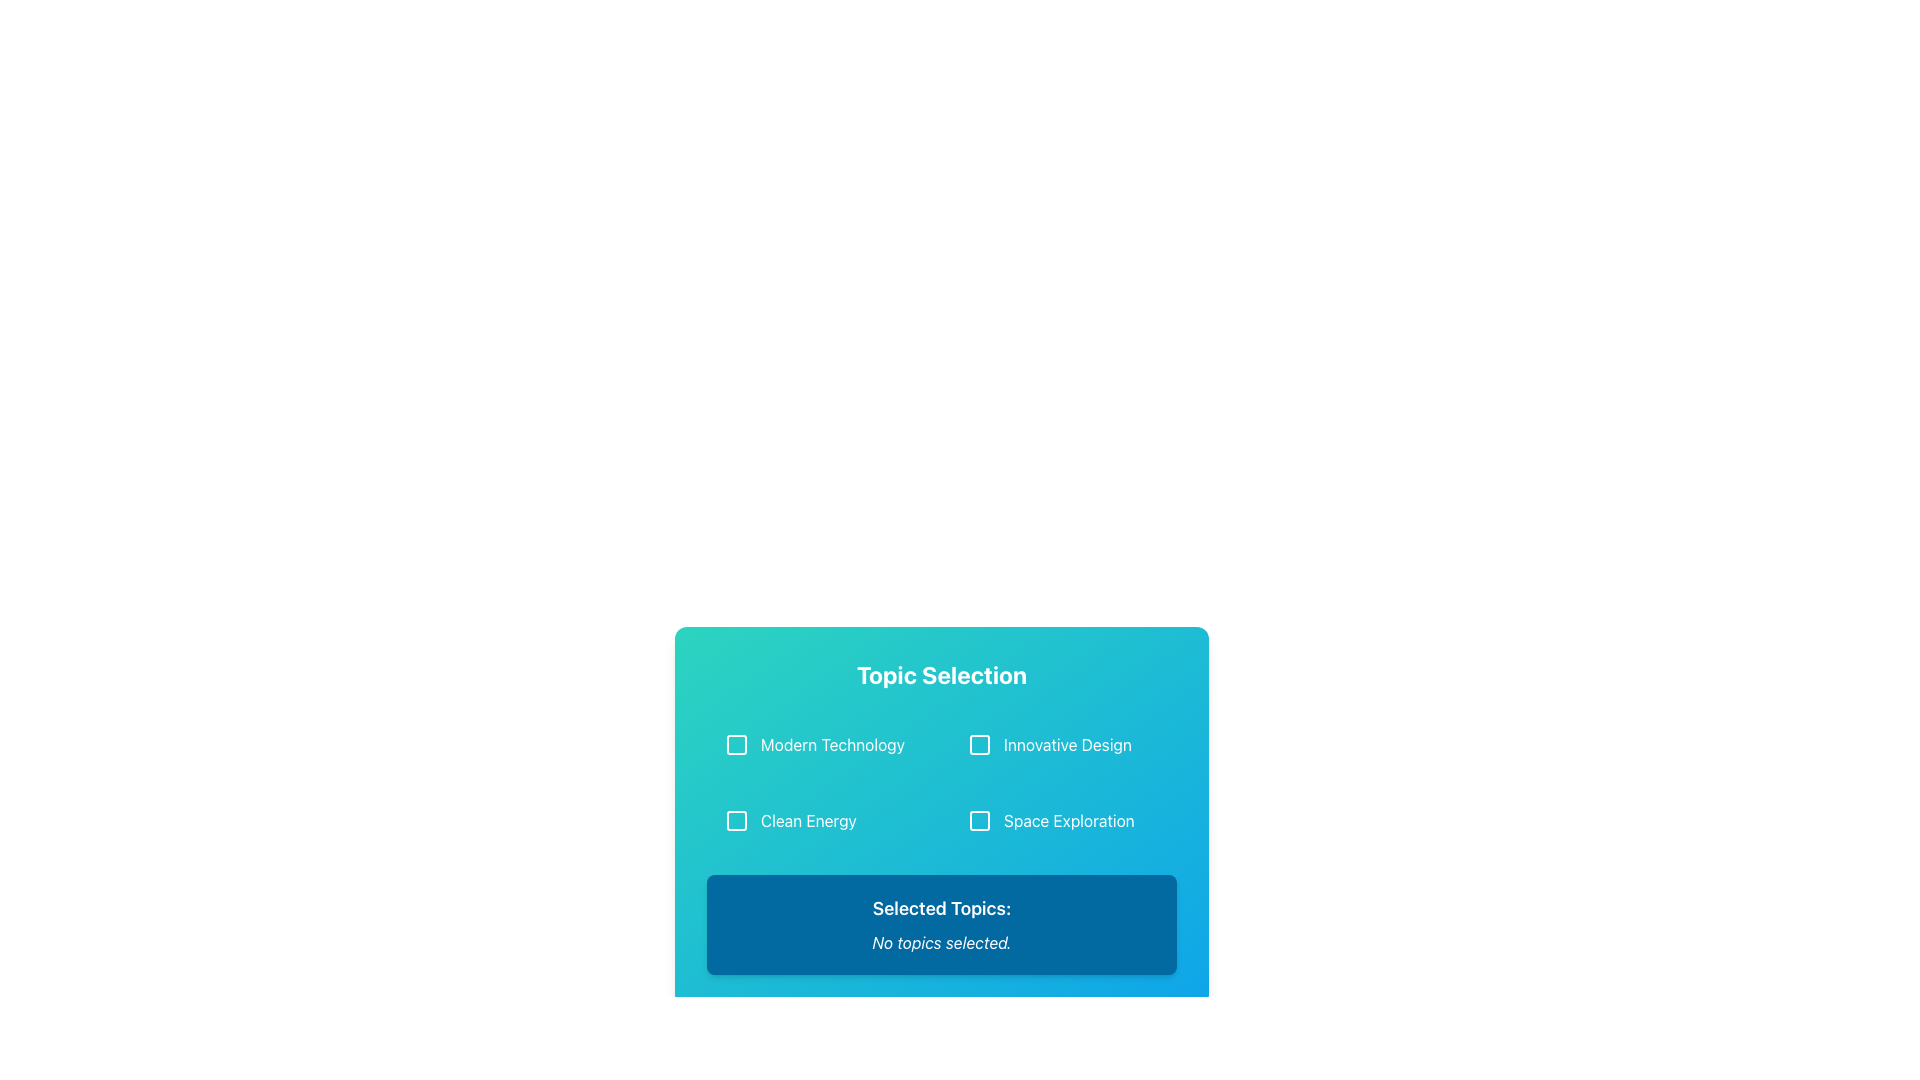  Describe the element at coordinates (979, 821) in the screenshot. I see `the checkbox, which is a square outline icon with rounded corners located near the 'Space Exploration' text label, indicating it is part of a draggable interface` at that location.